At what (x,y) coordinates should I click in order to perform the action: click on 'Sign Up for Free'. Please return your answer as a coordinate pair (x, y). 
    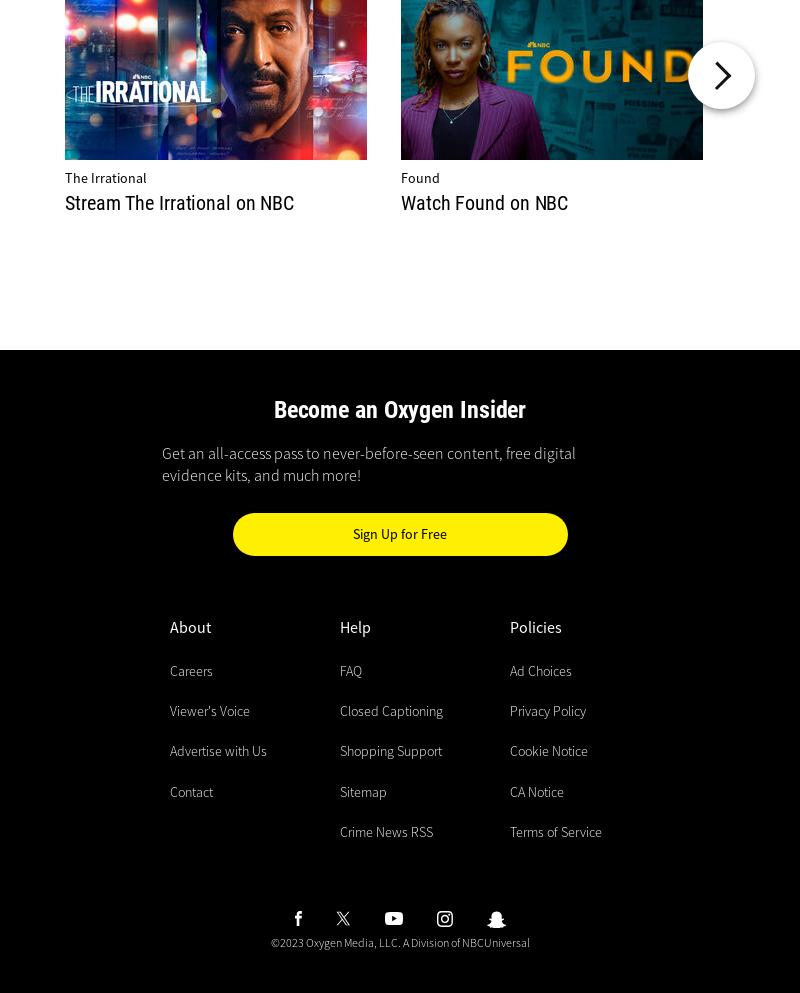
    Looking at the image, I should click on (400, 534).